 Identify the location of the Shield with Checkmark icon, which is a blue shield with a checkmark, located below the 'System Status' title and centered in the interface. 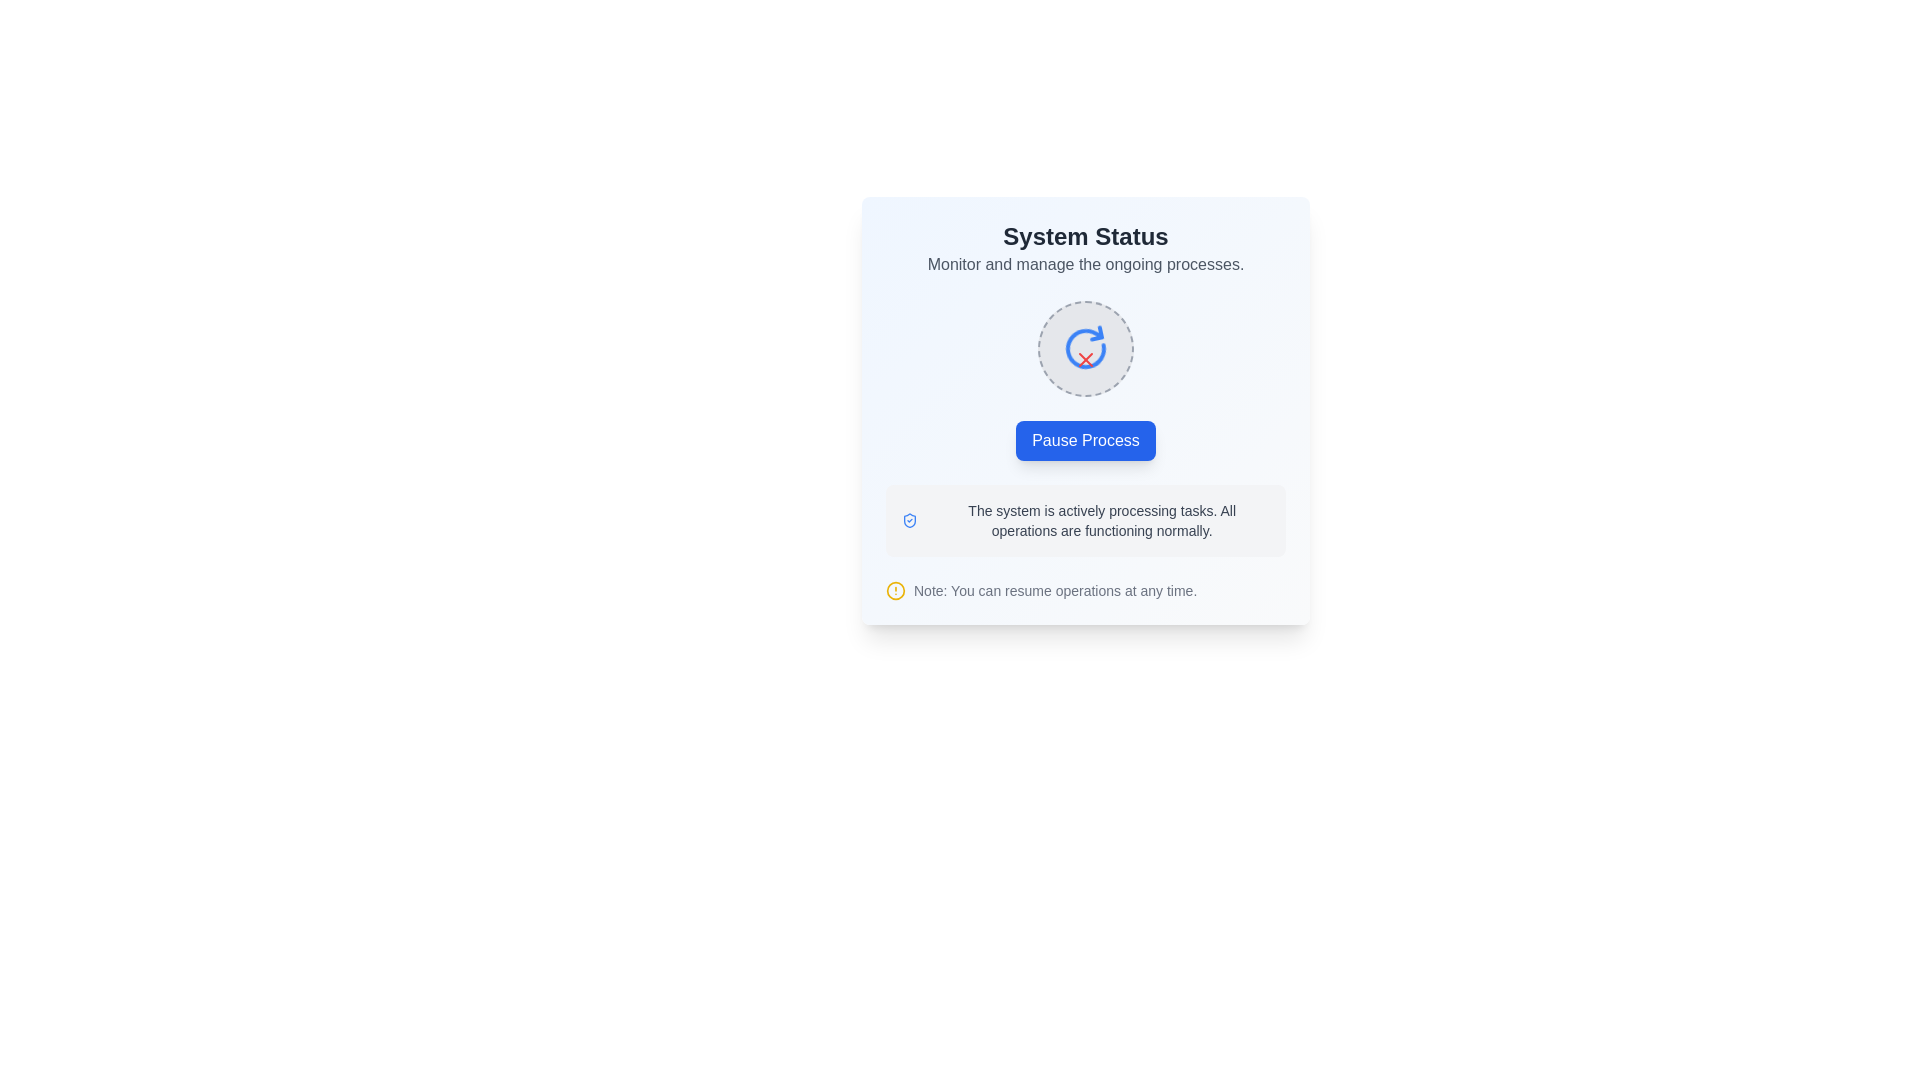
(909, 519).